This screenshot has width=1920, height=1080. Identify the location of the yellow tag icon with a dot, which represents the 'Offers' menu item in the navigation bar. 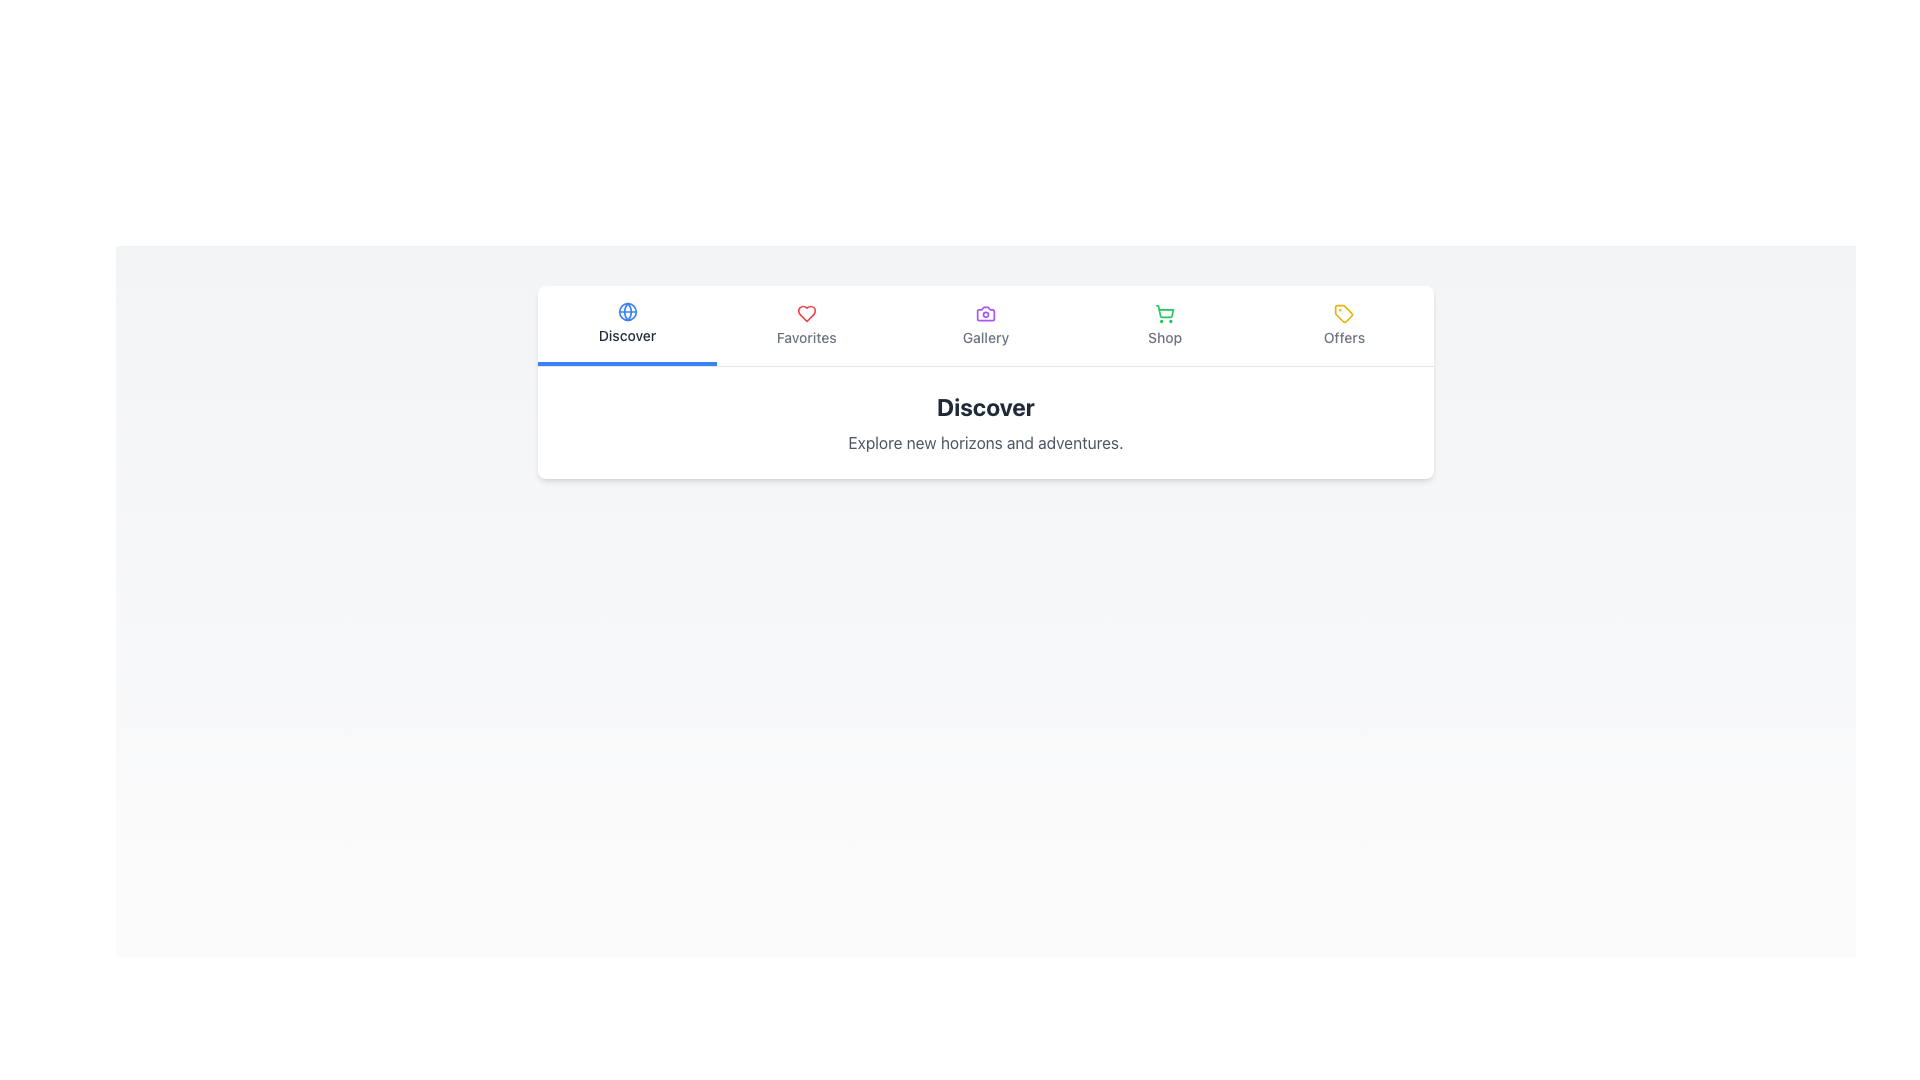
(1344, 313).